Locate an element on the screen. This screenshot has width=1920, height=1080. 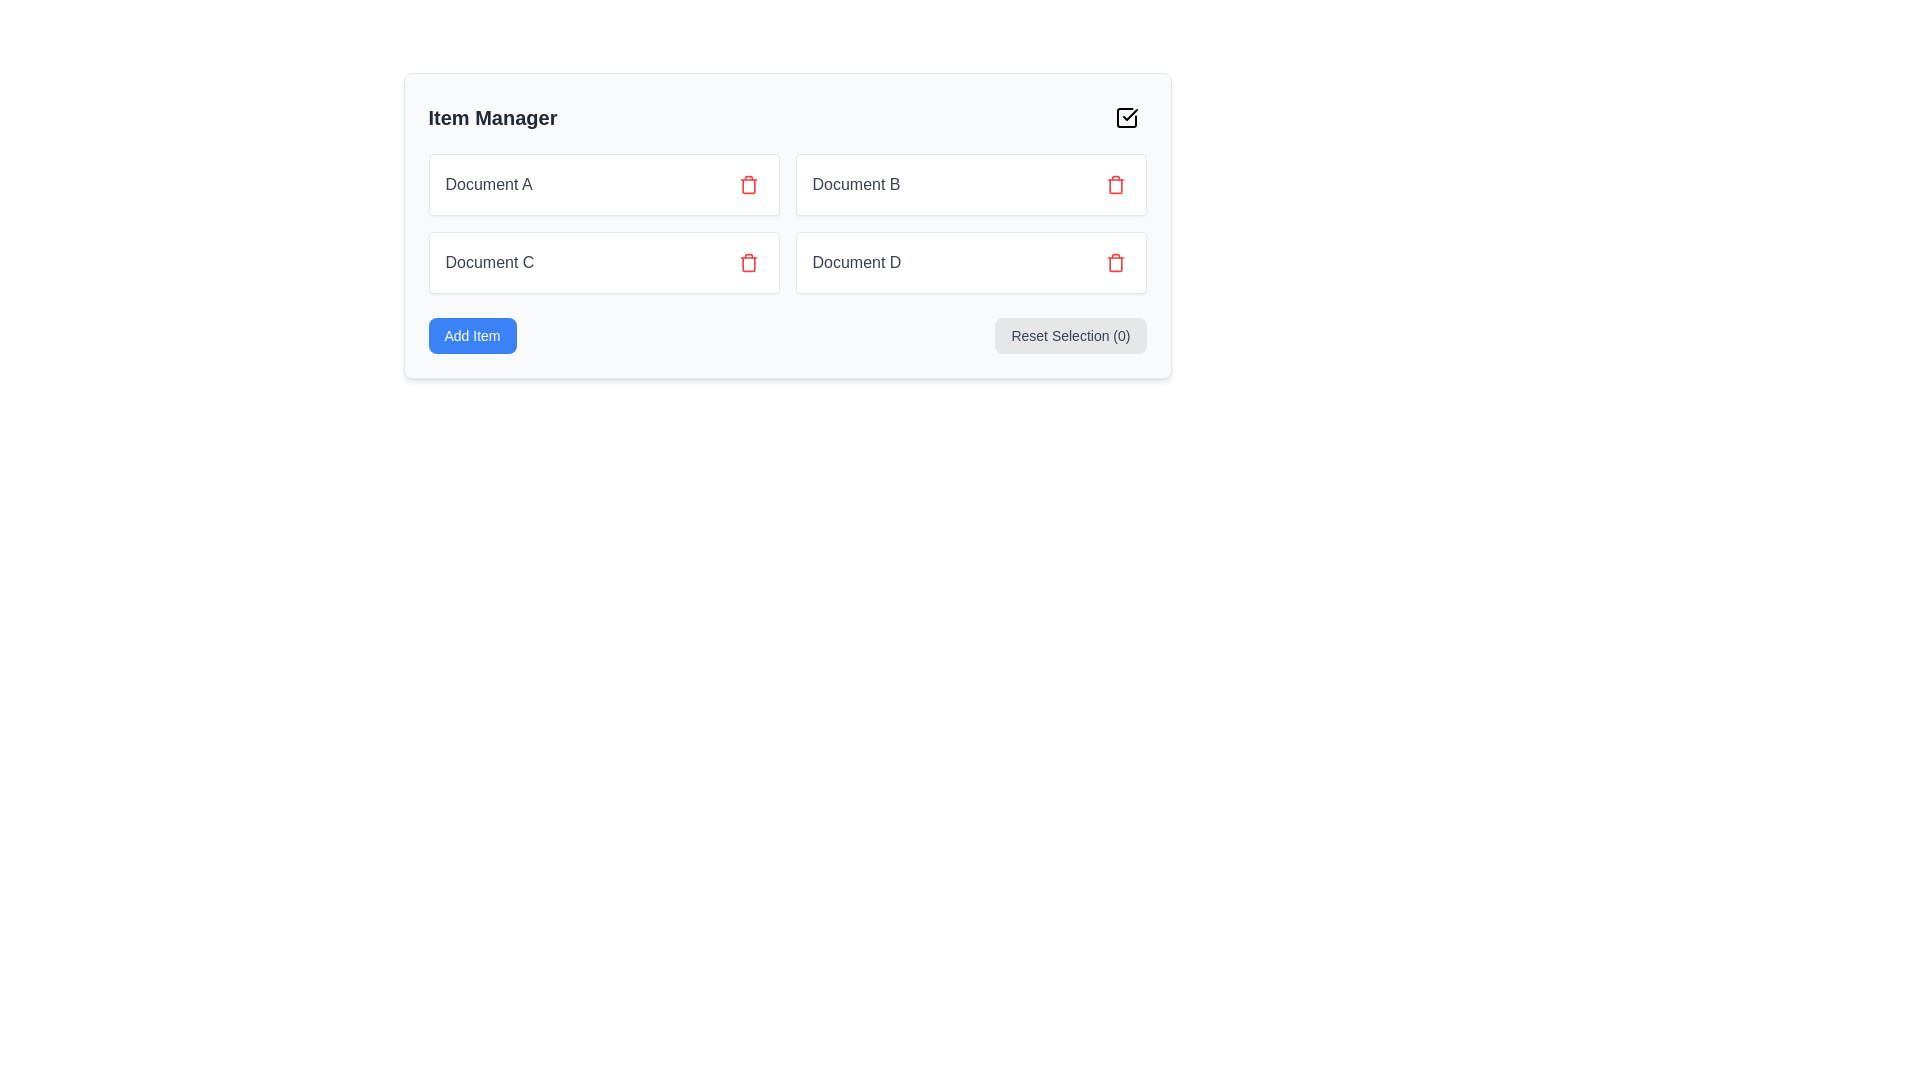
the delete icon for 'Document B' located at the top-right of its gray-bordered box is located at coordinates (747, 185).